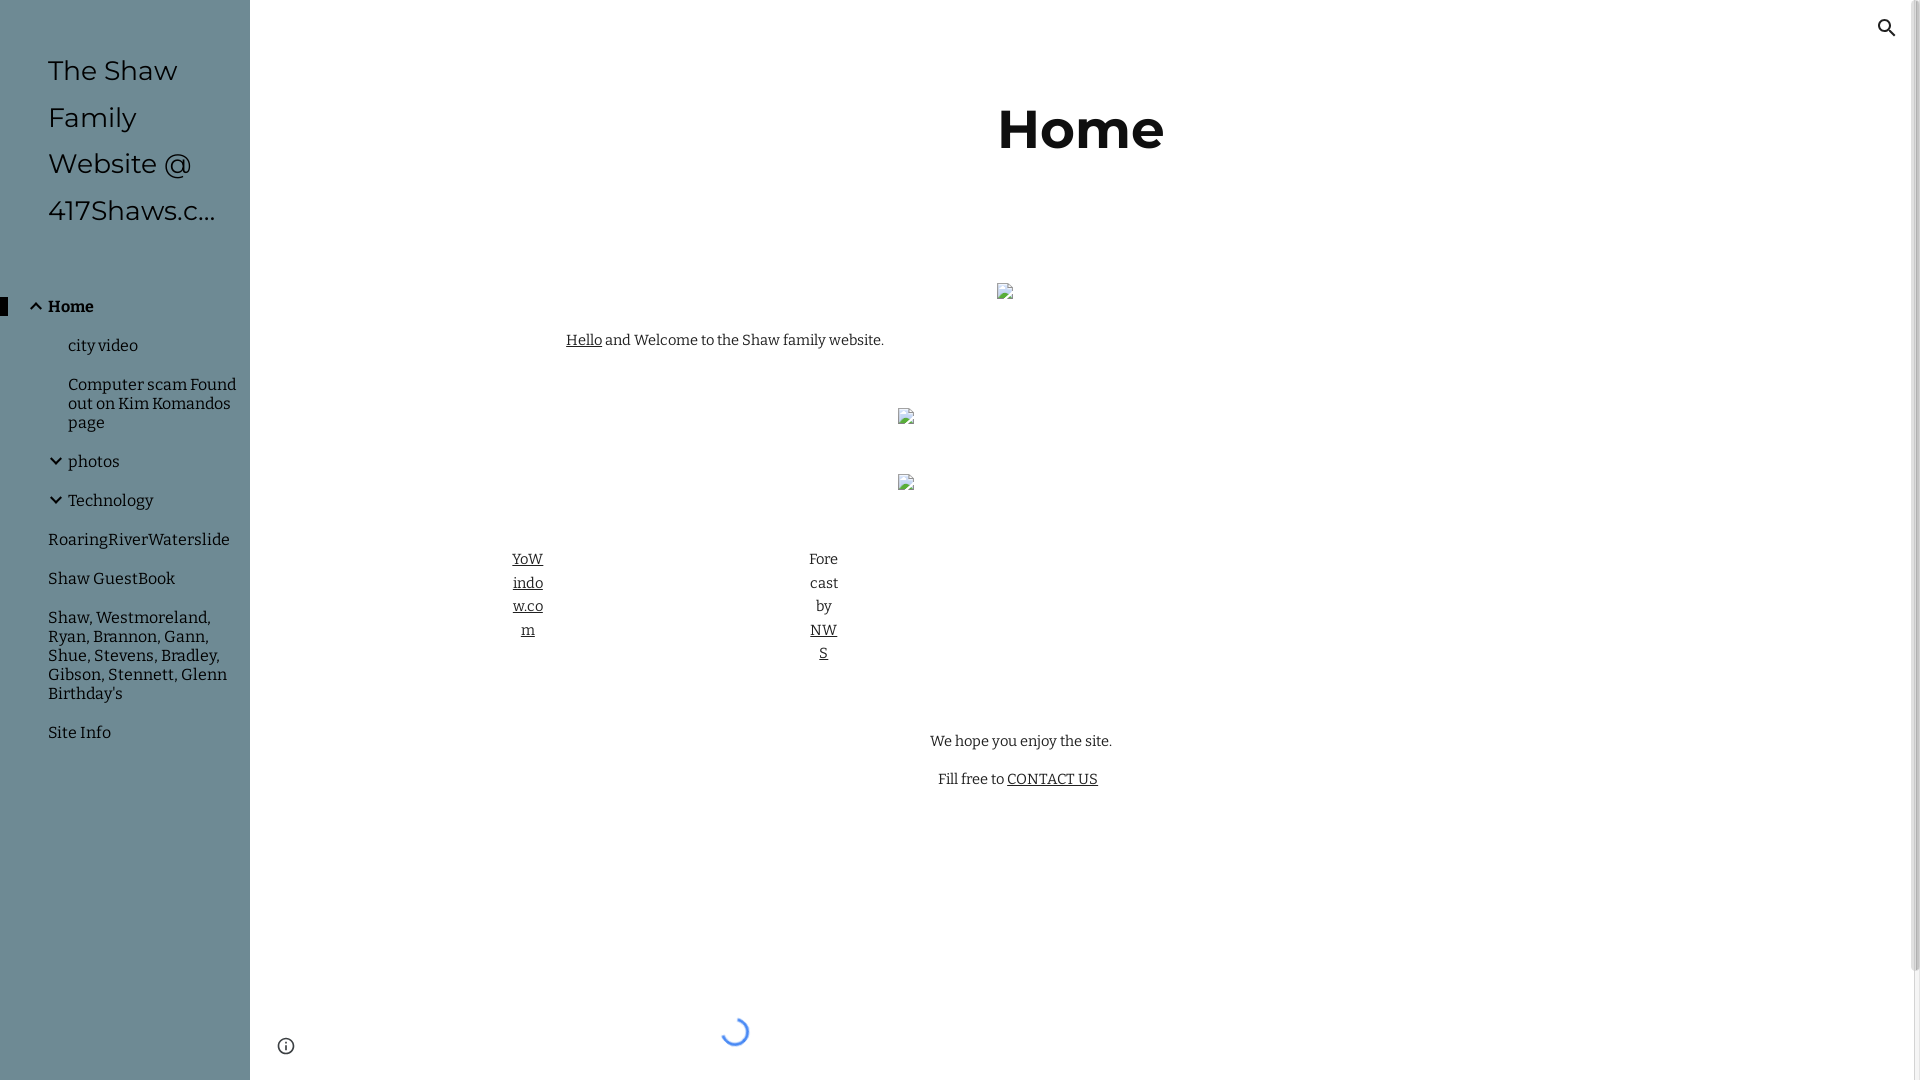 The image size is (1920, 1080). I want to click on 'city video', so click(149, 344).